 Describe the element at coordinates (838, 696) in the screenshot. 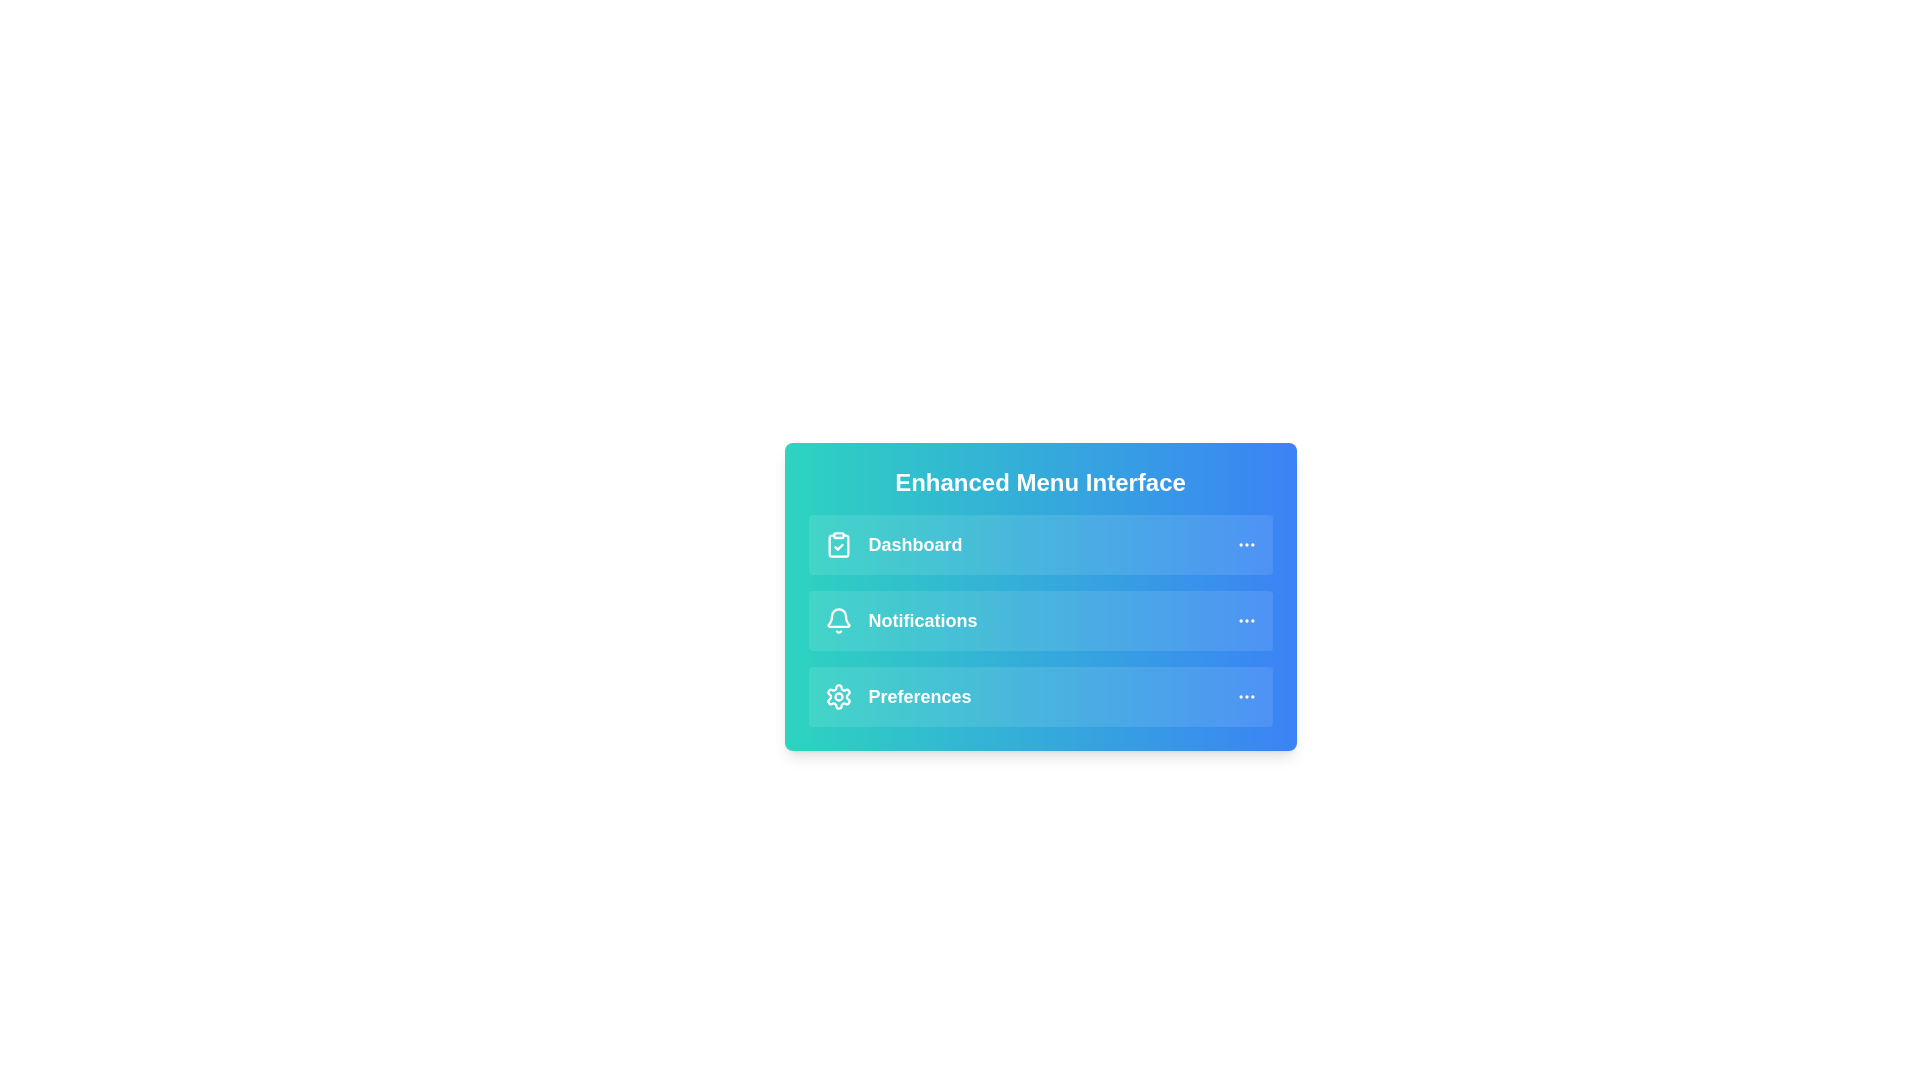

I see `the leftmost icon in the 'Preferences' row` at that location.